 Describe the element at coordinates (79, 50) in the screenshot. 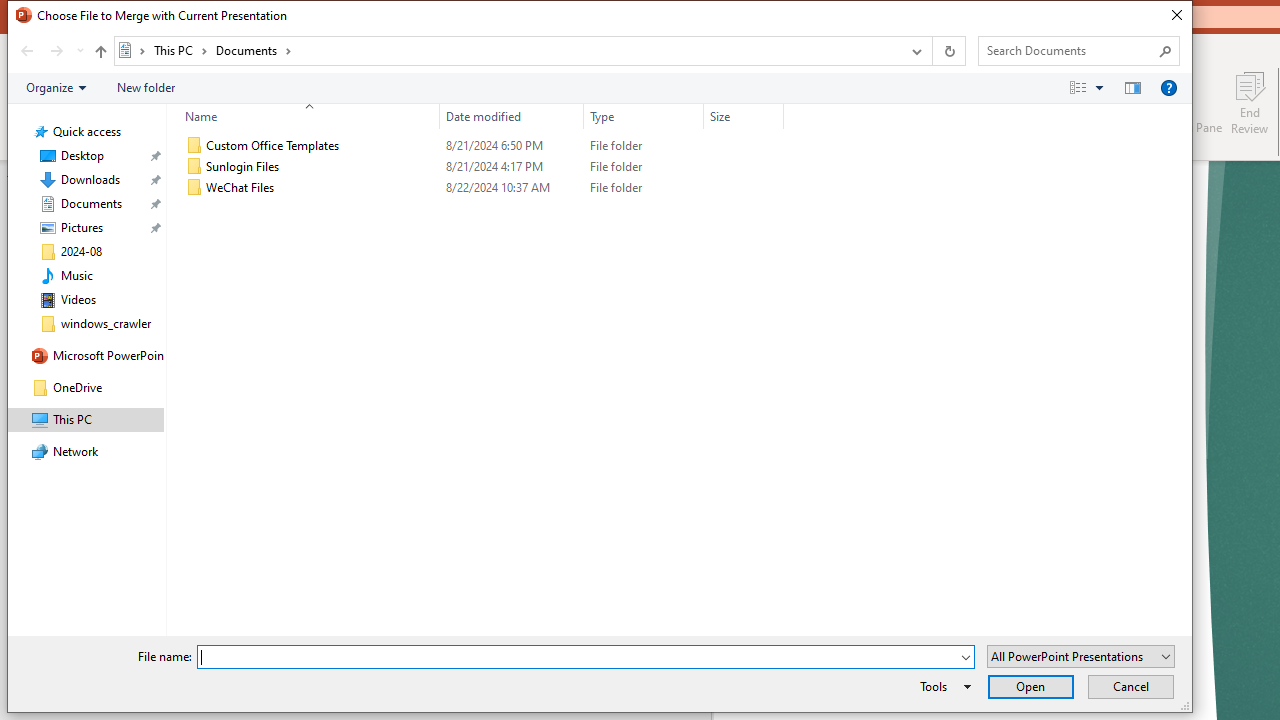

I see `'Recent locations'` at that location.